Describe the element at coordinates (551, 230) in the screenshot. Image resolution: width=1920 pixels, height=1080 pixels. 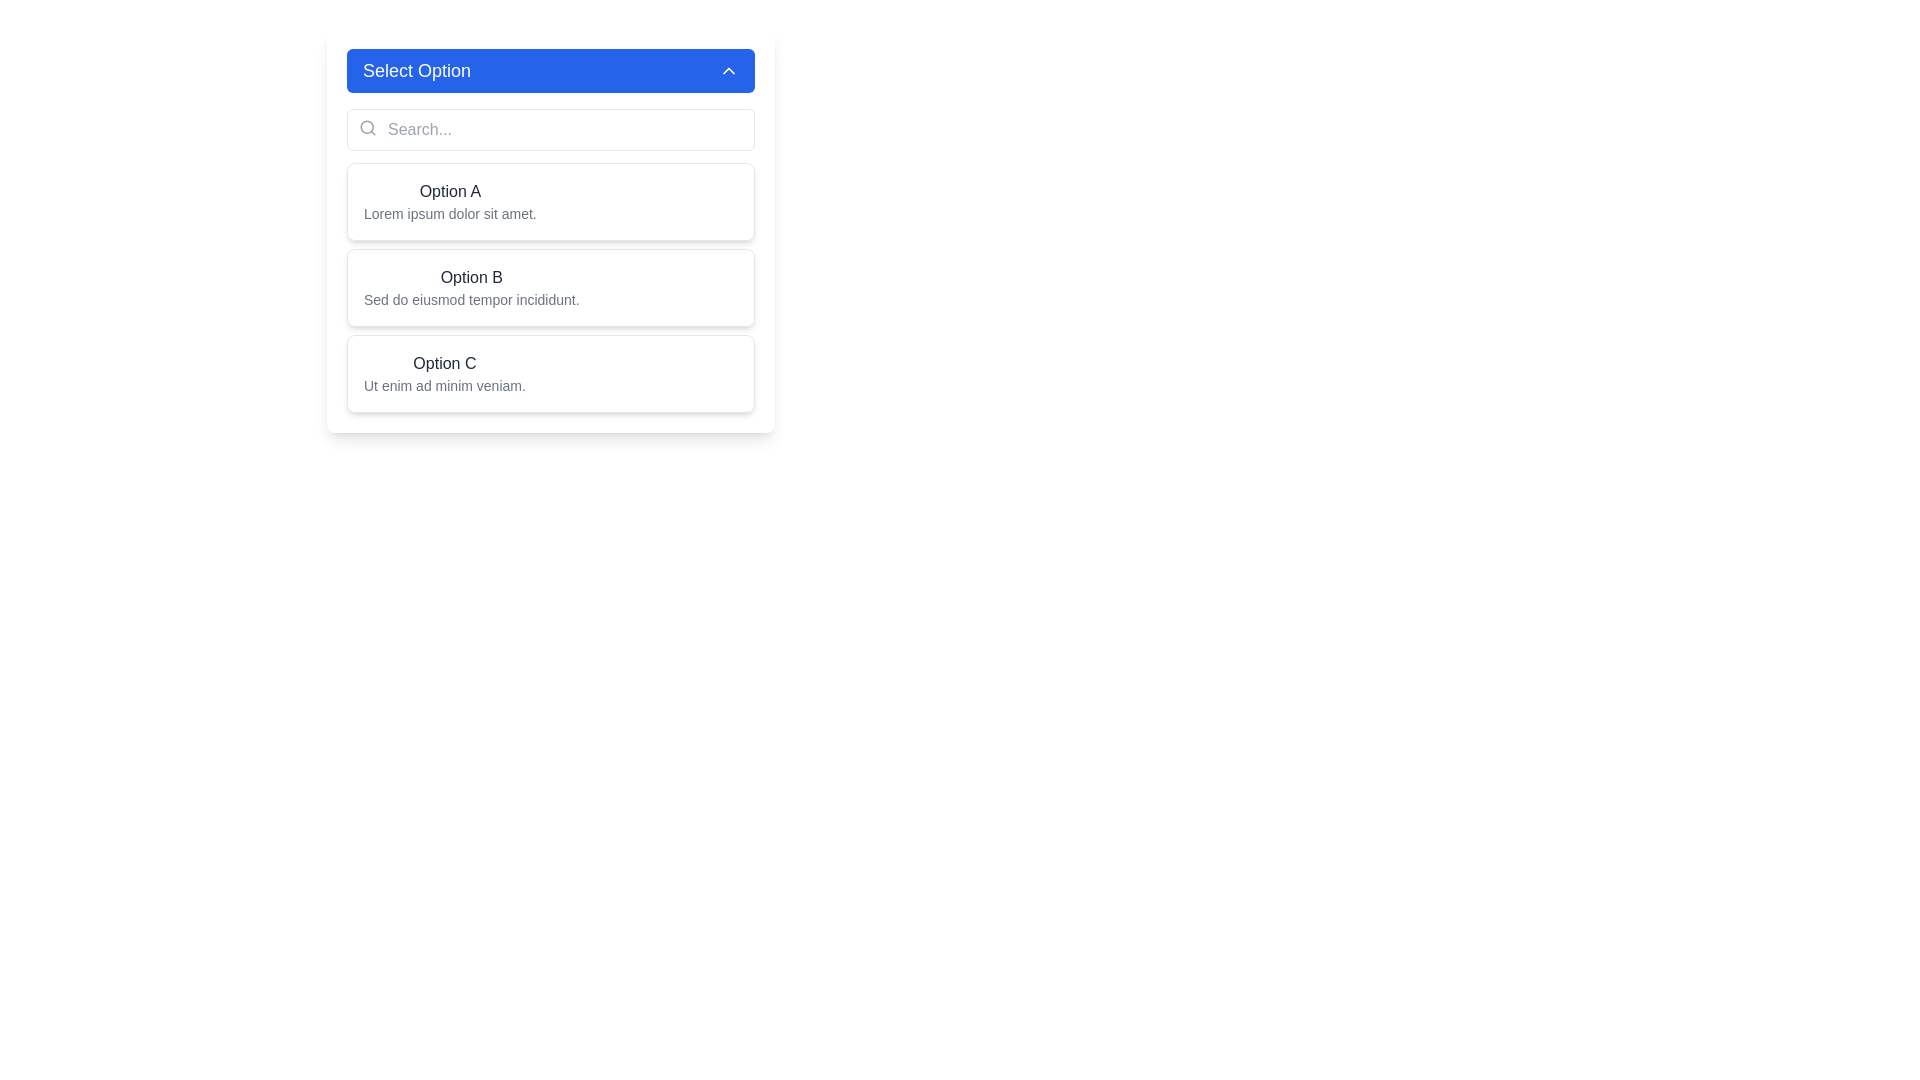
I see `the first selectable option 'Option A' in the dropdown list` at that location.